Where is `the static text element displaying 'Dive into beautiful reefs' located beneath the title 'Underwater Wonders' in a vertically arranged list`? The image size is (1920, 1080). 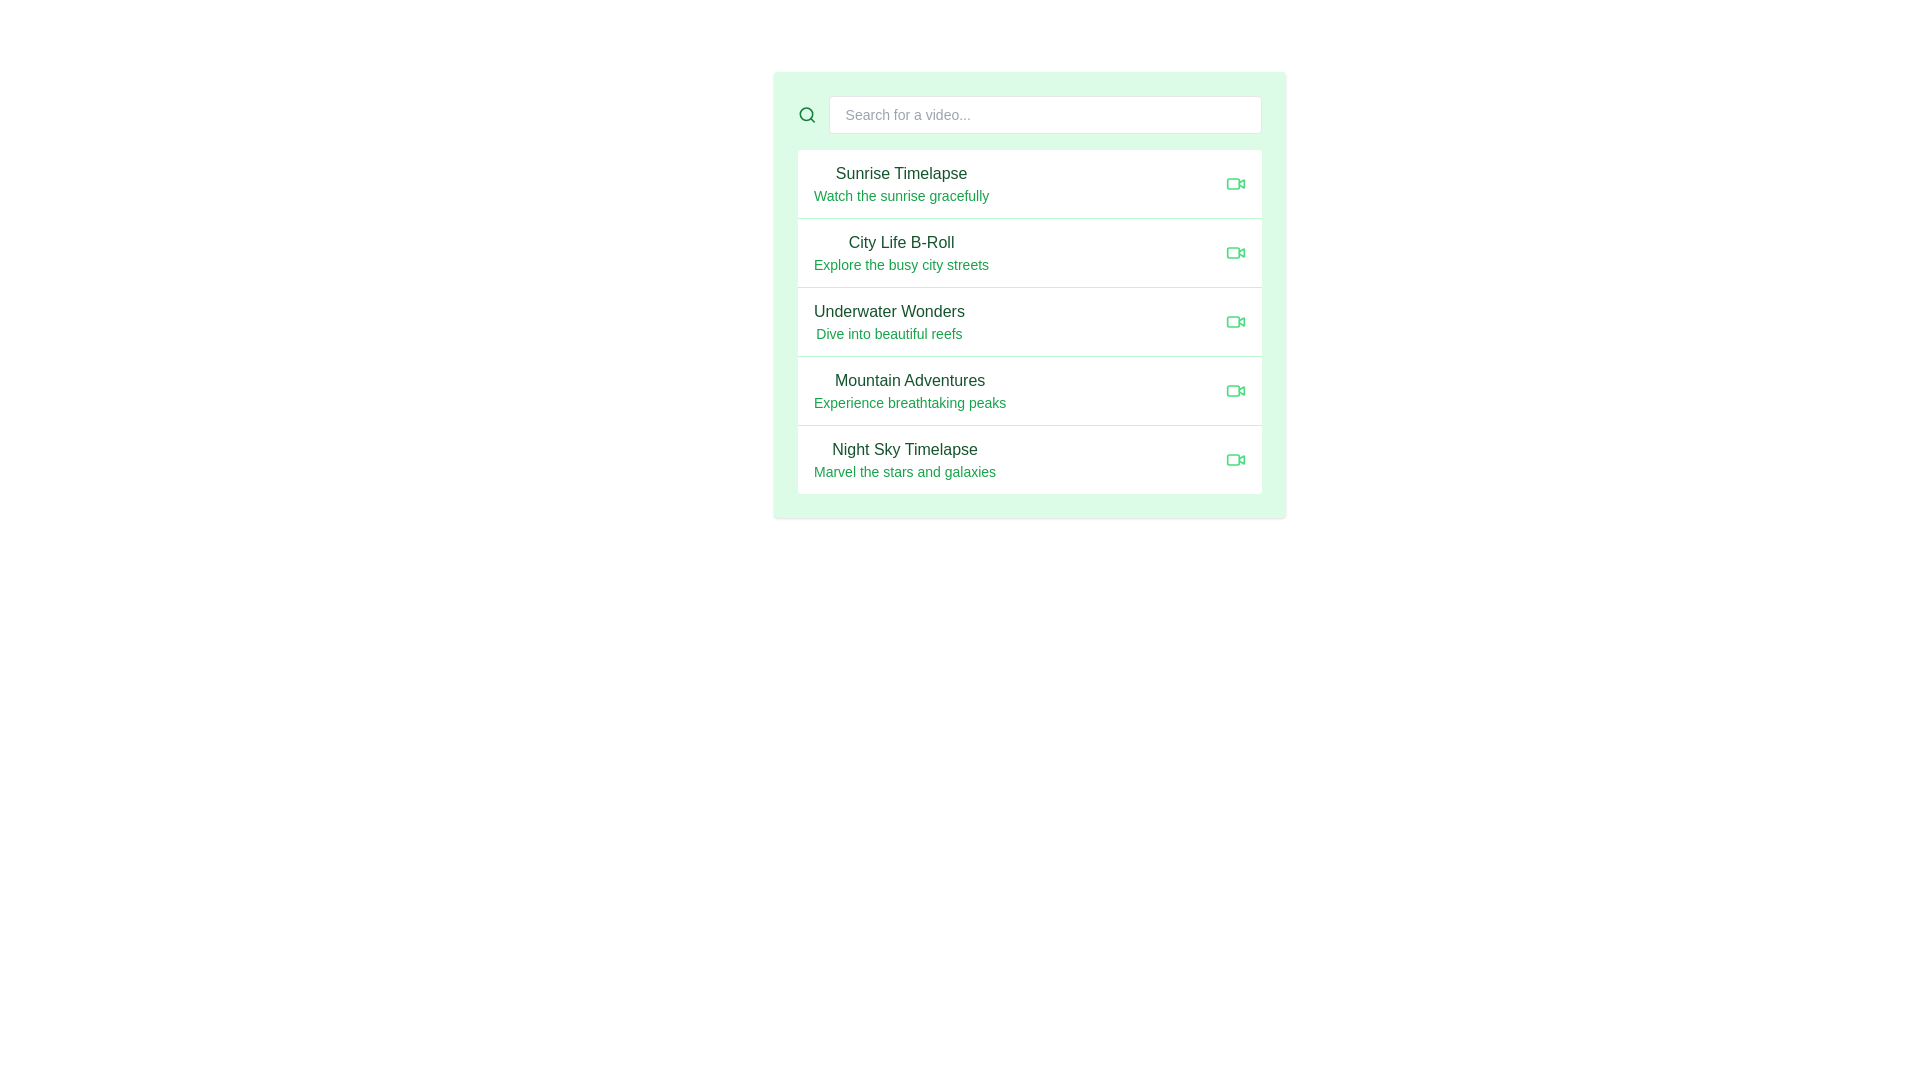 the static text element displaying 'Dive into beautiful reefs' located beneath the title 'Underwater Wonders' in a vertically arranged list is located at coordinates (888, 333).